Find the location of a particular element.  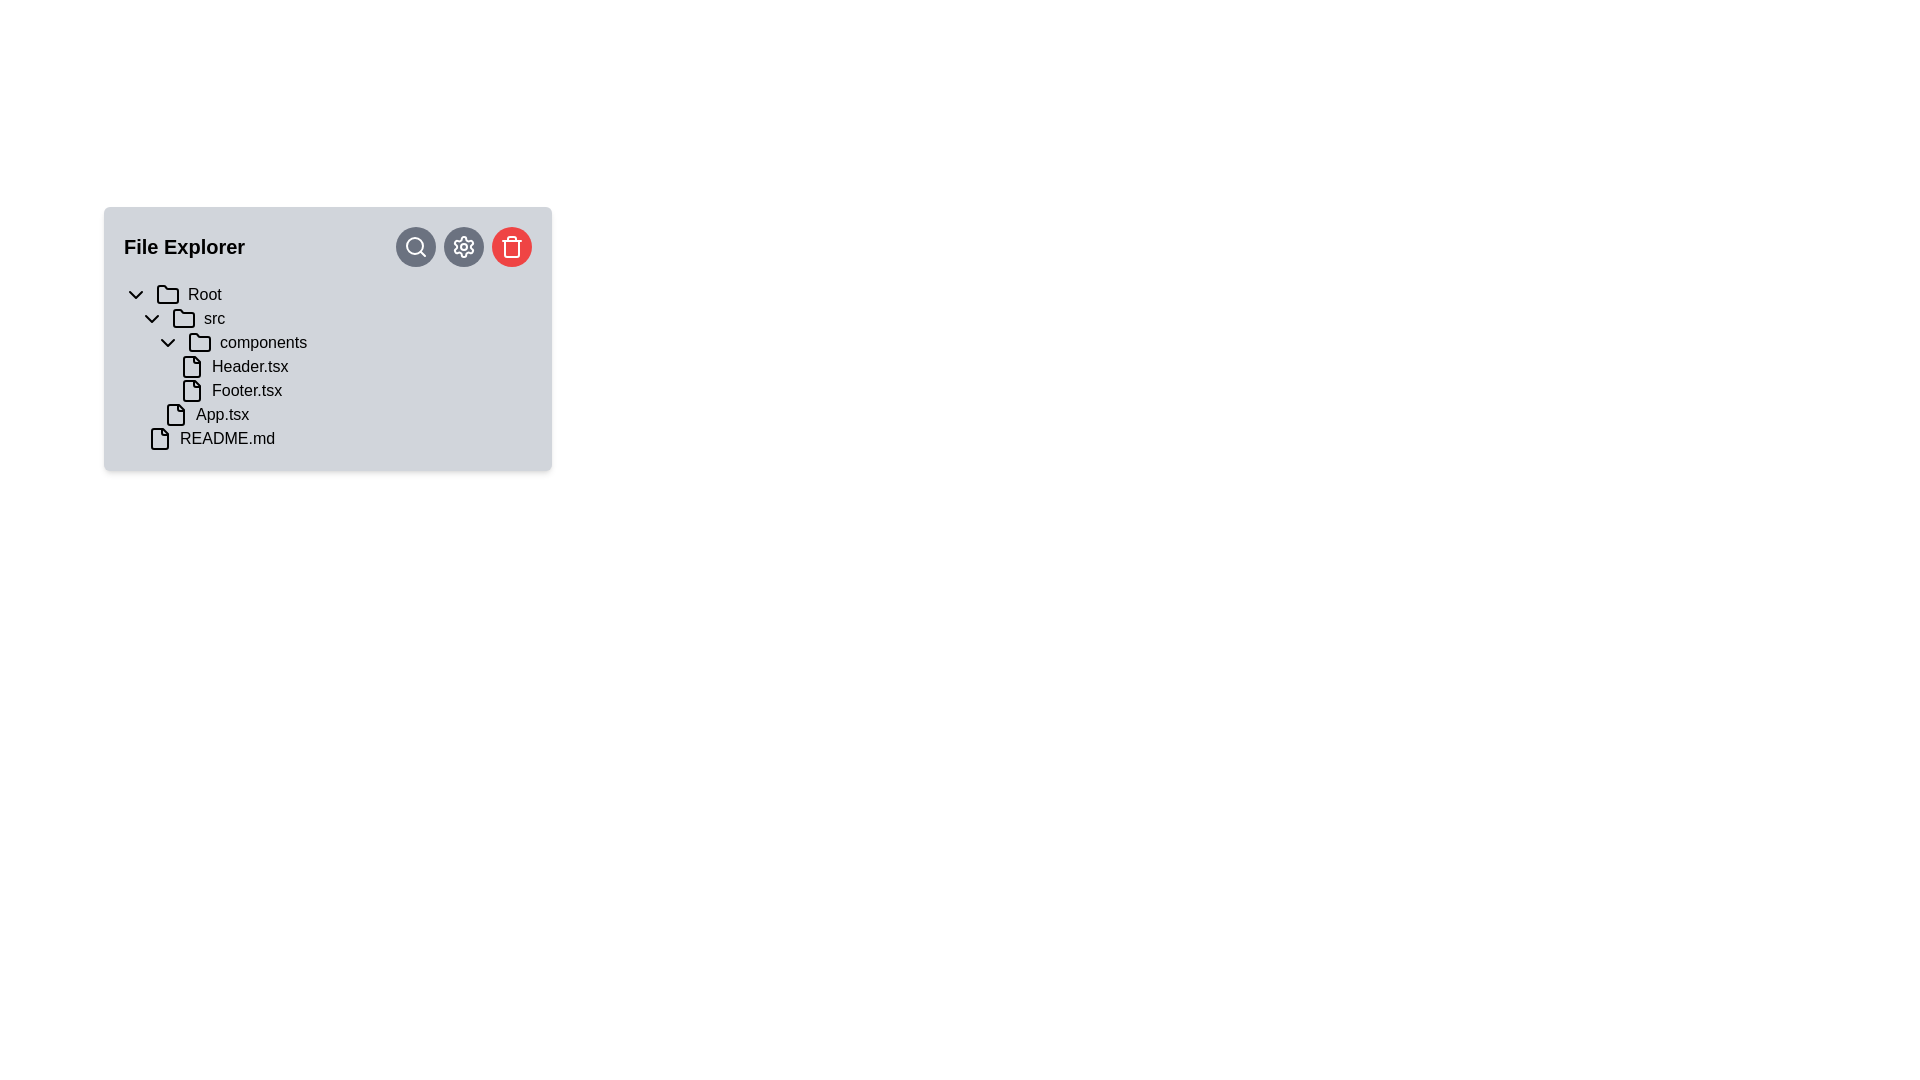

the downward chevron icon is located at coordinates (151, 318).